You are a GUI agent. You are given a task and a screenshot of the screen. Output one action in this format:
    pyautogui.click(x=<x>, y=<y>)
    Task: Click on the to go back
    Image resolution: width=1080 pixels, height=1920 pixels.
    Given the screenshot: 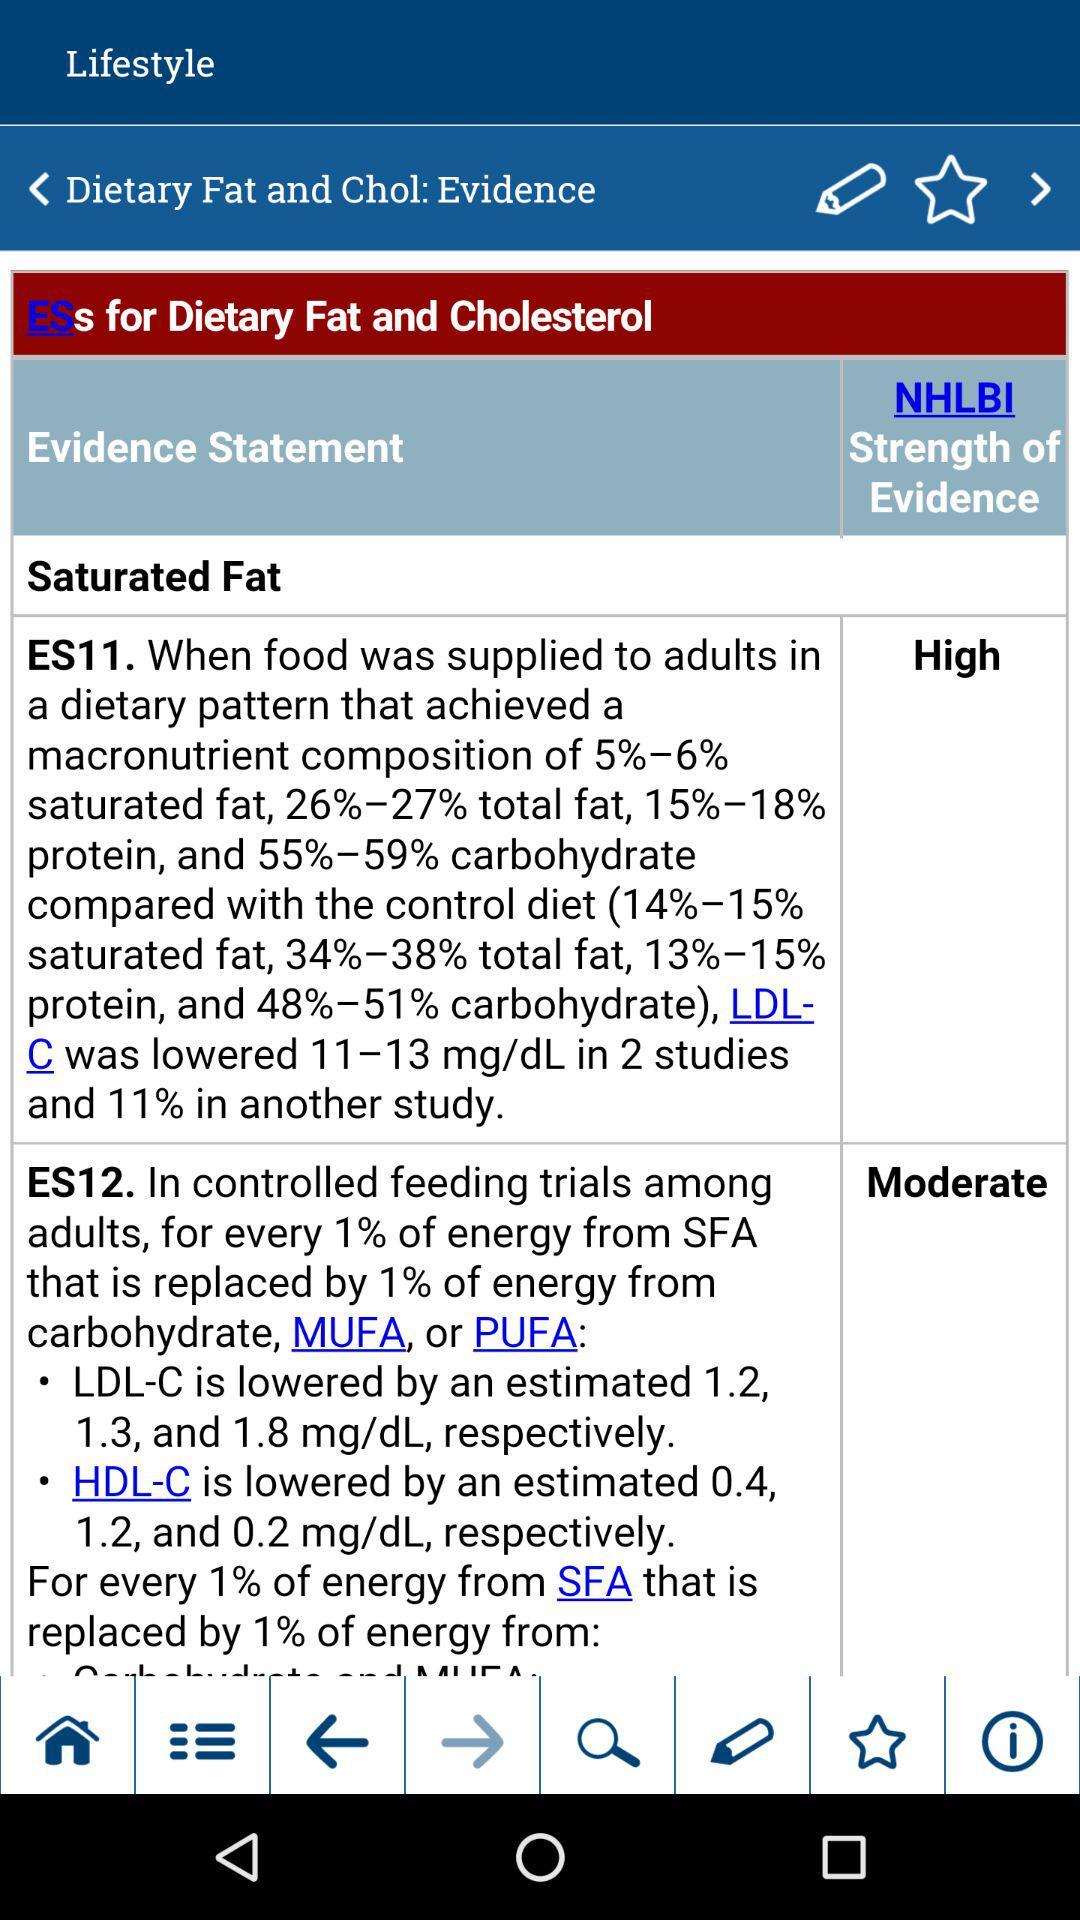 What is the action you would take?
    pyautogui.click(x=39, y=188)
    